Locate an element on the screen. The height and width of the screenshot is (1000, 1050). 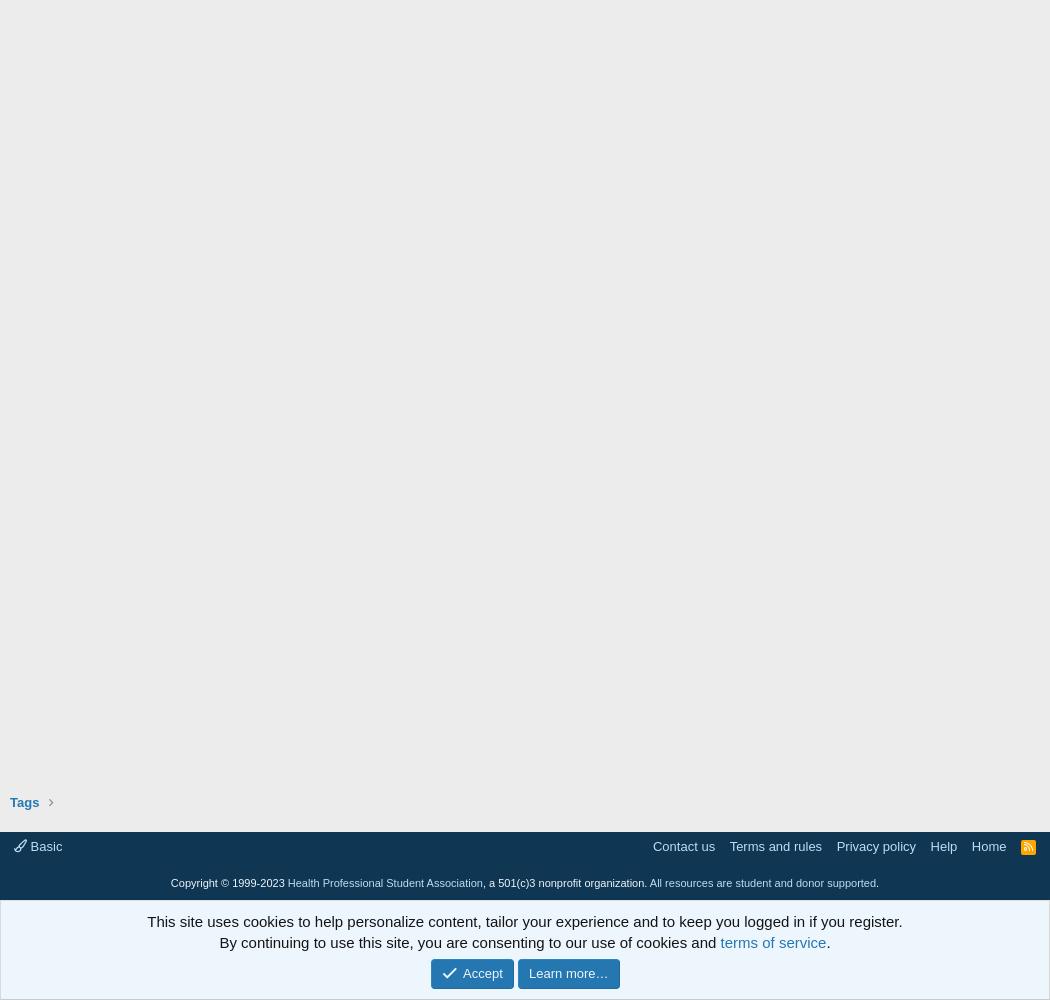
'This site uses cookies to help personalize content, tailor your experience and to keep you logged in if you register.' is located at coordinates (523, 920).